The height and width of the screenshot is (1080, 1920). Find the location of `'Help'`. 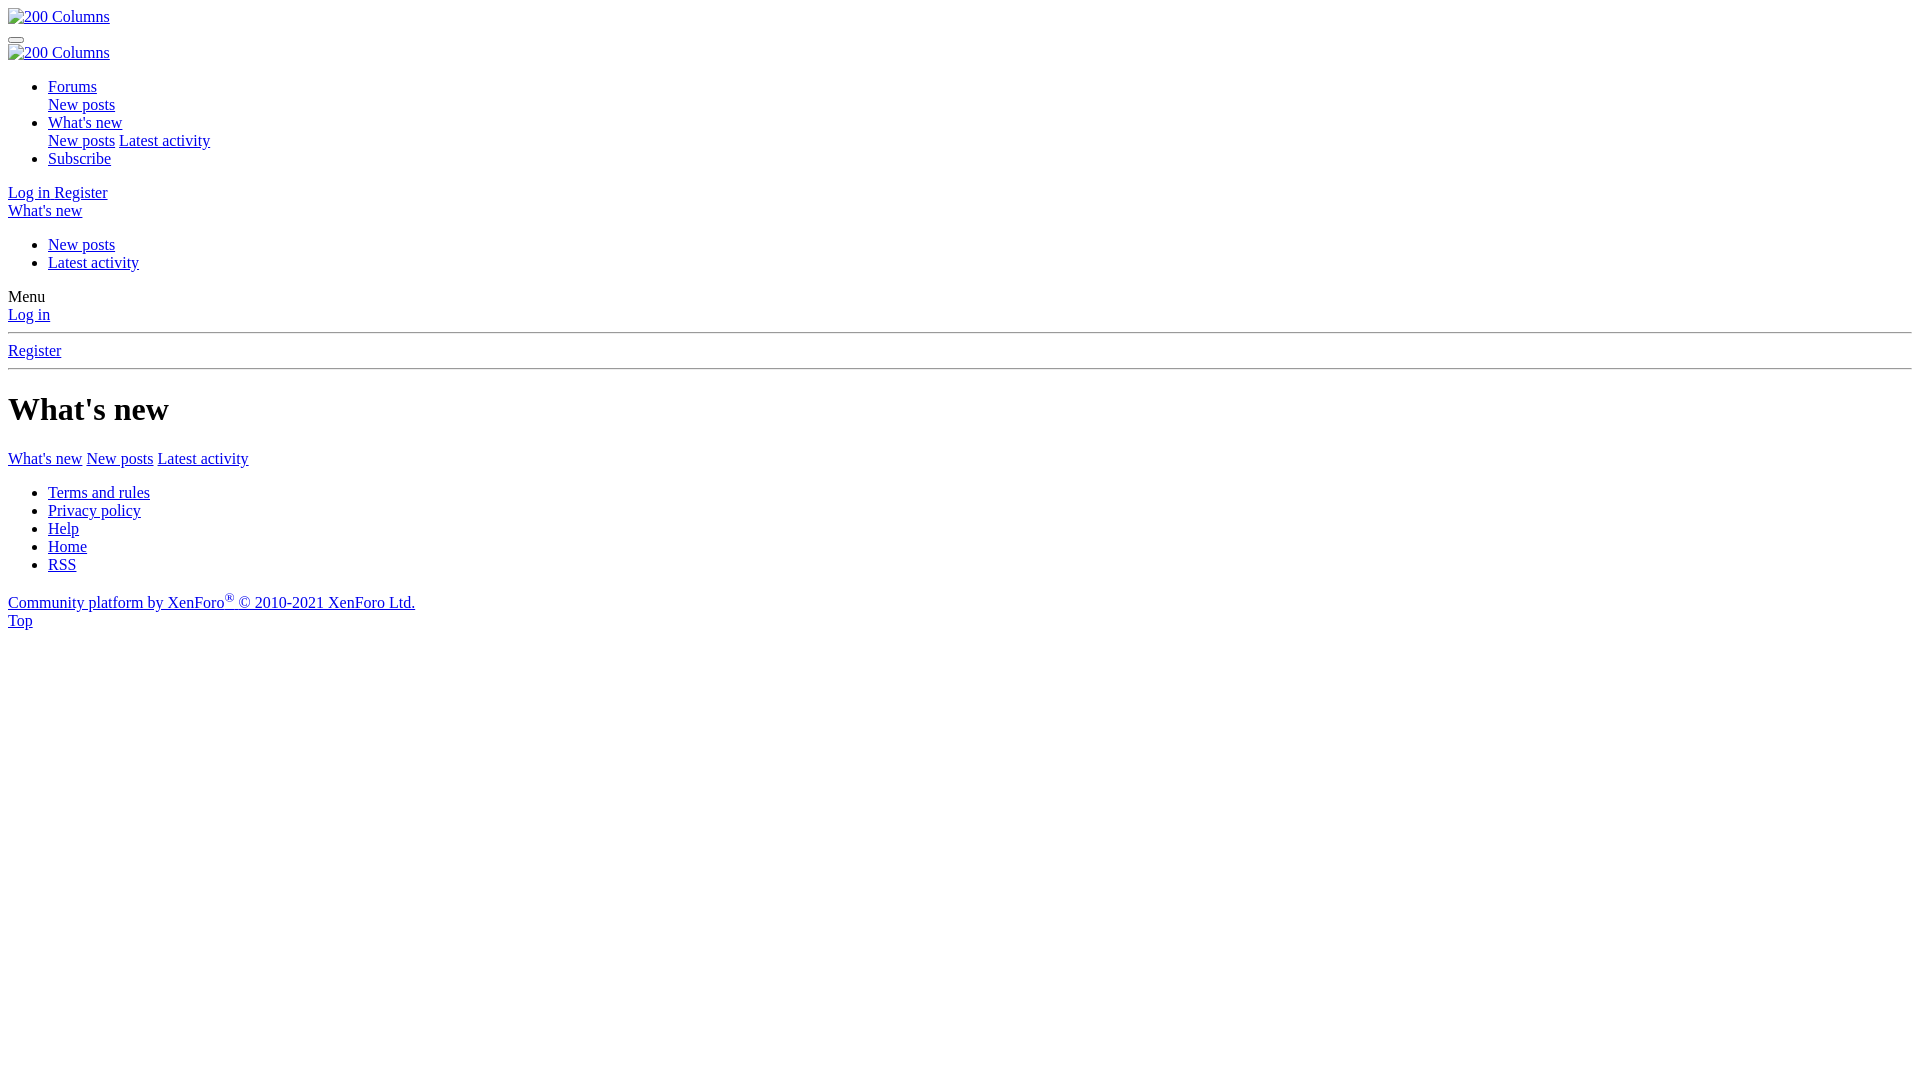

'Help' is located at coordinates (63, 527).